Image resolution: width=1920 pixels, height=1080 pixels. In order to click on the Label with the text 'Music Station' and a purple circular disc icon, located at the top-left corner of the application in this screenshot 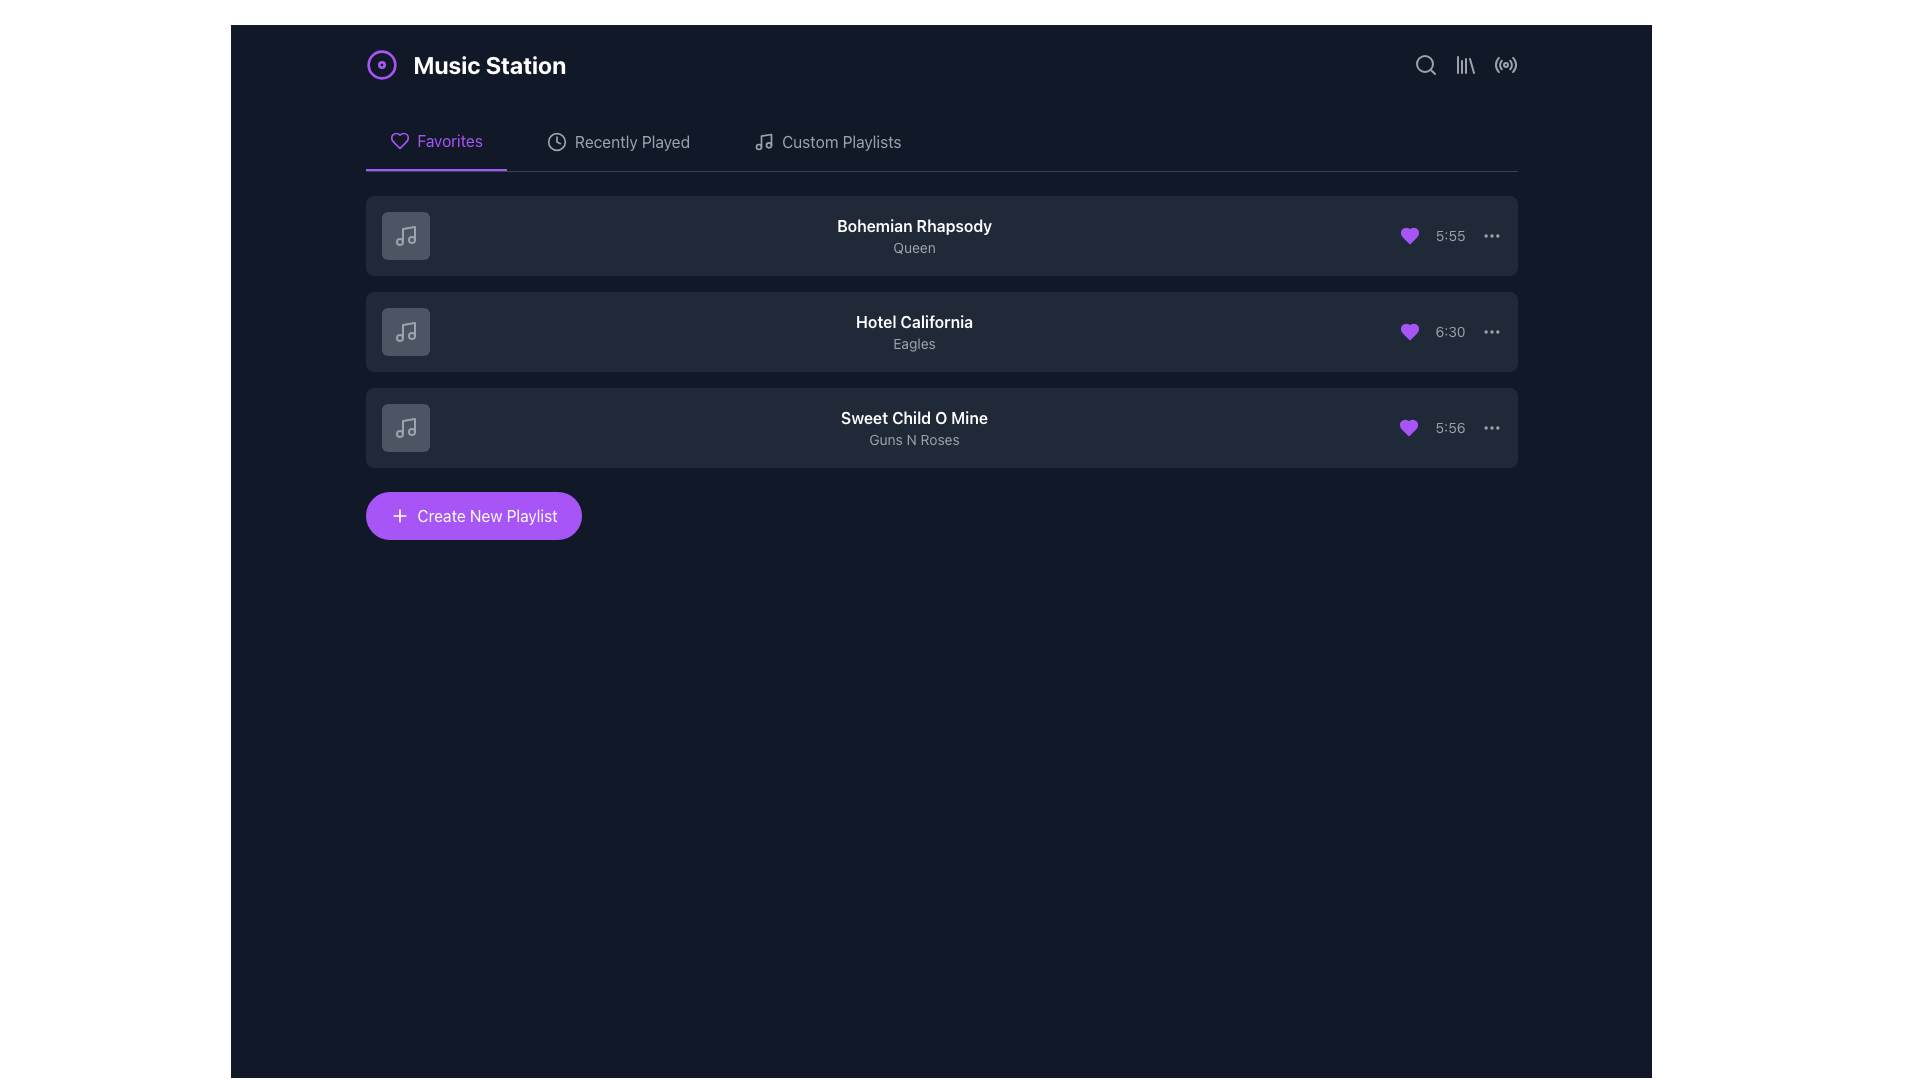, I will do `click(464, 64)`.